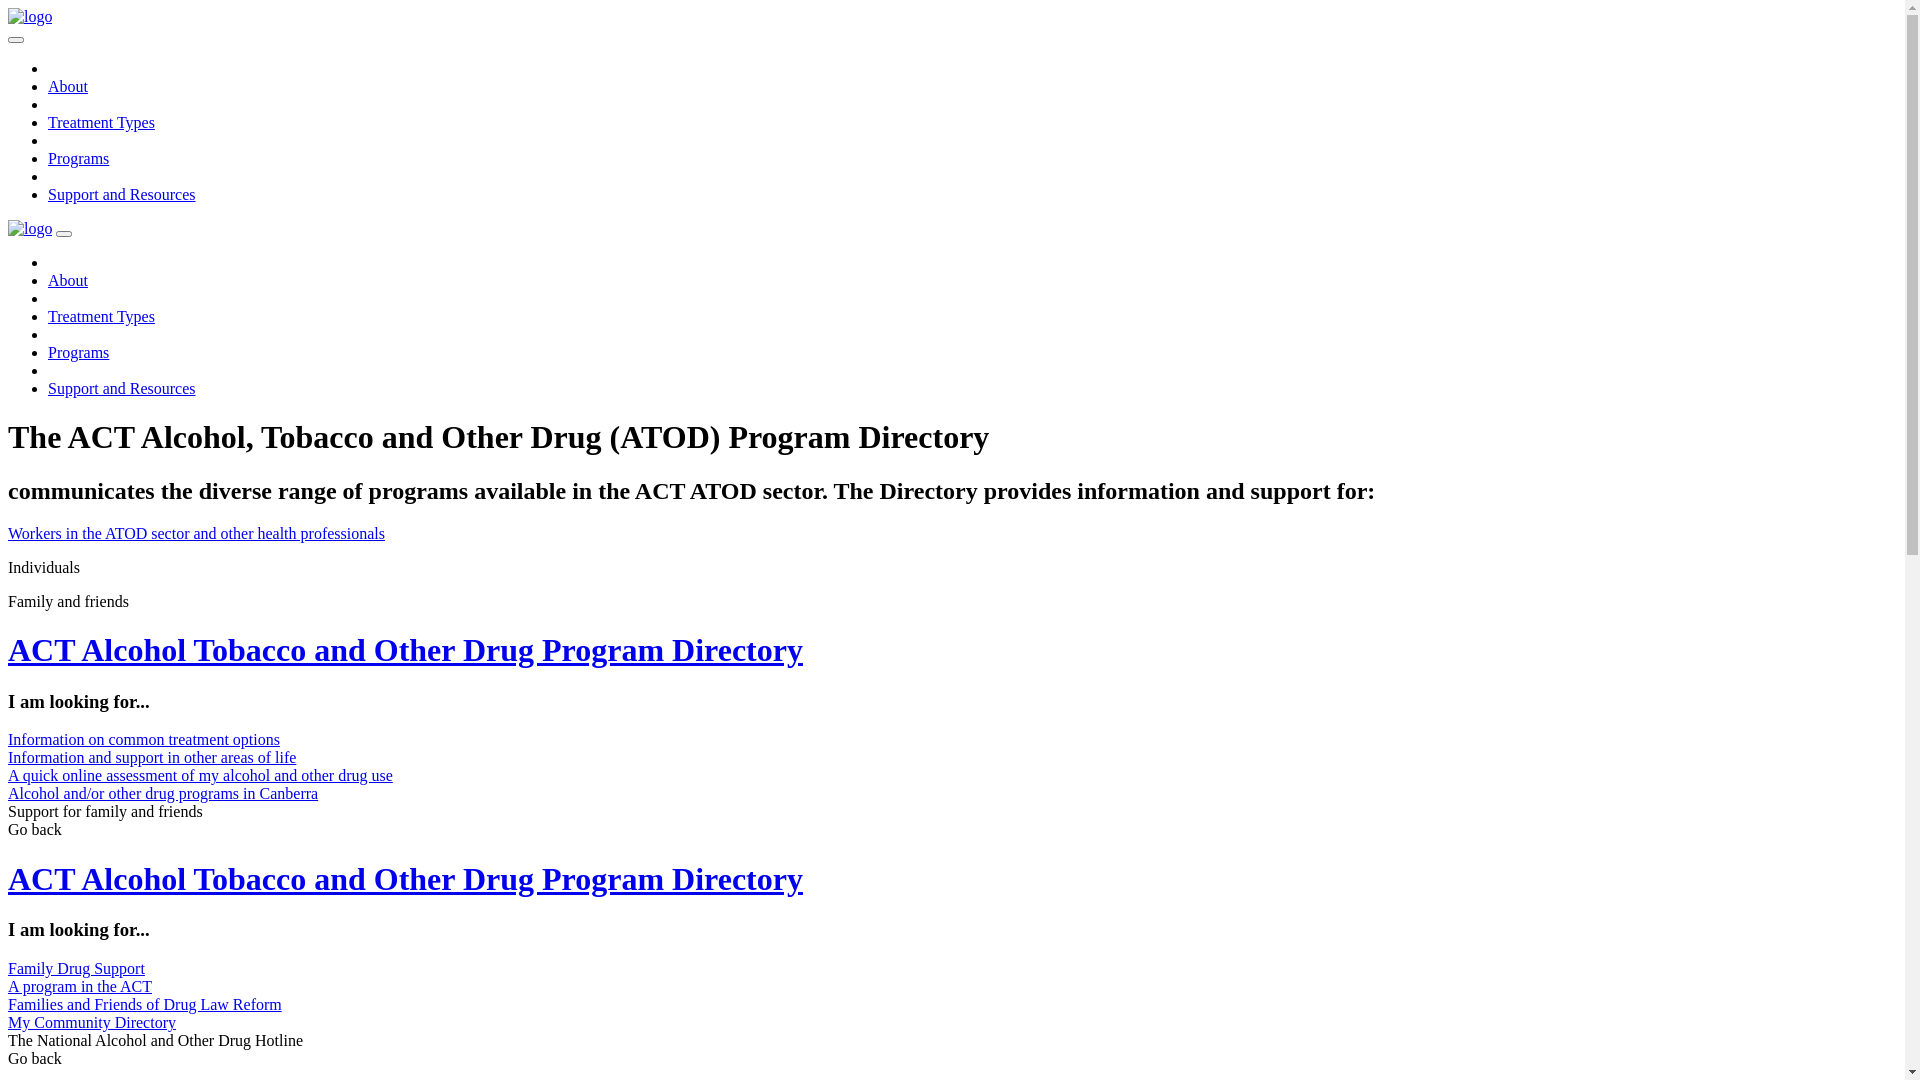 The height and width of the screenshot is (1080, 1920). Describe the element at coordinates (48, 280) in the screenshot. I see `'About'` at that location.